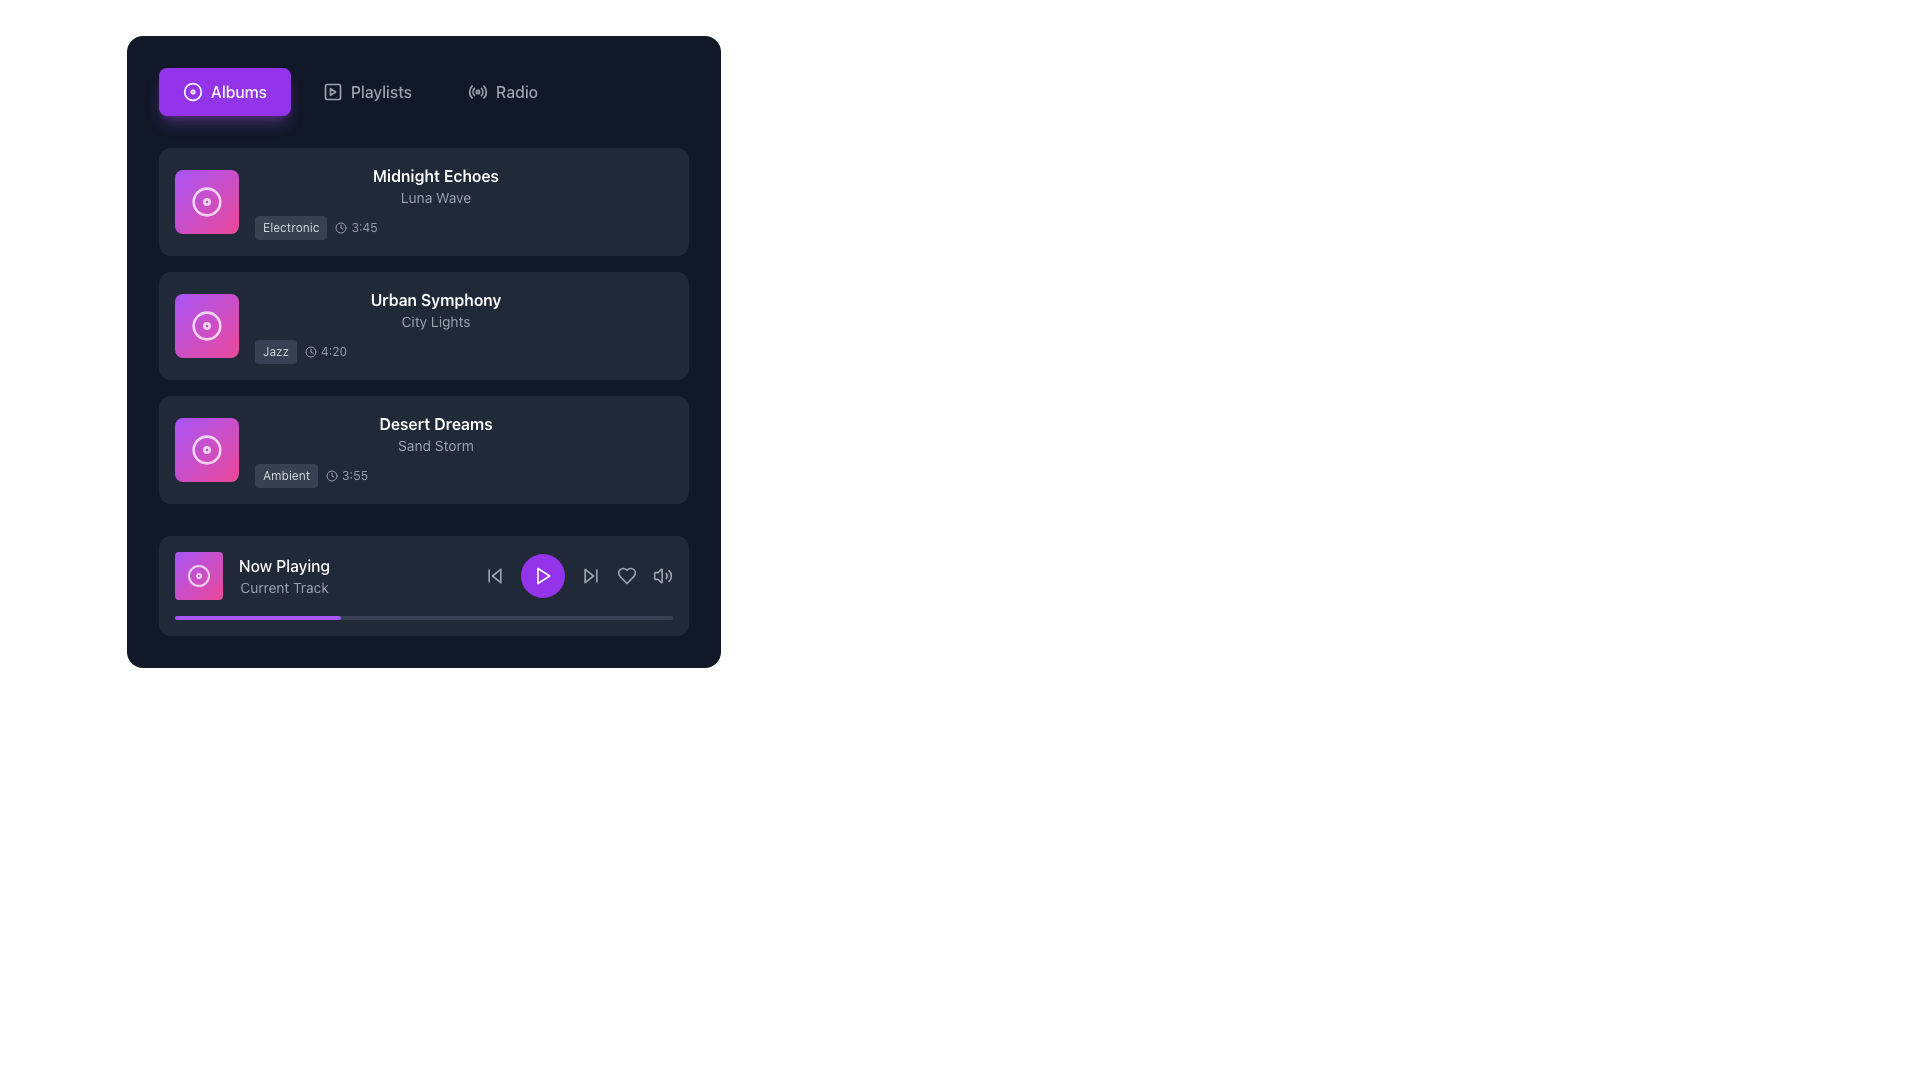 This screenshot has height=1080, width=1920. Describe the element at coordinates (435, 445) in the screenshot. I see `the text label that displays 'Sand Storm' in gray color, located below the title 'Desert Dreams' in the third listing under the 'Albums' section` at that location.